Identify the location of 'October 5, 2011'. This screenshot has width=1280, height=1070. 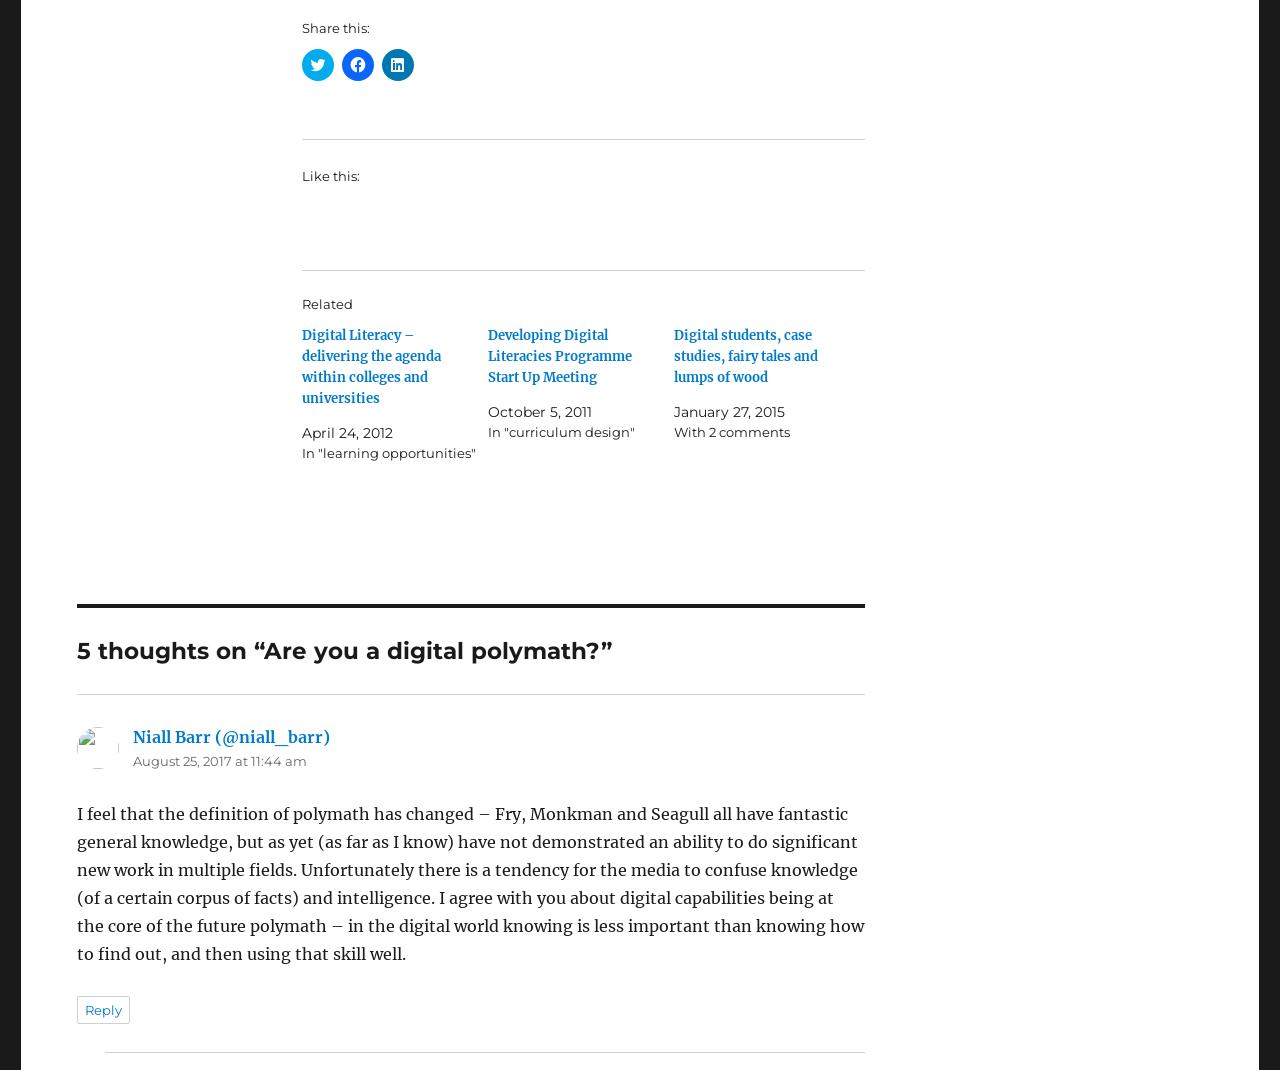
(540, 410).